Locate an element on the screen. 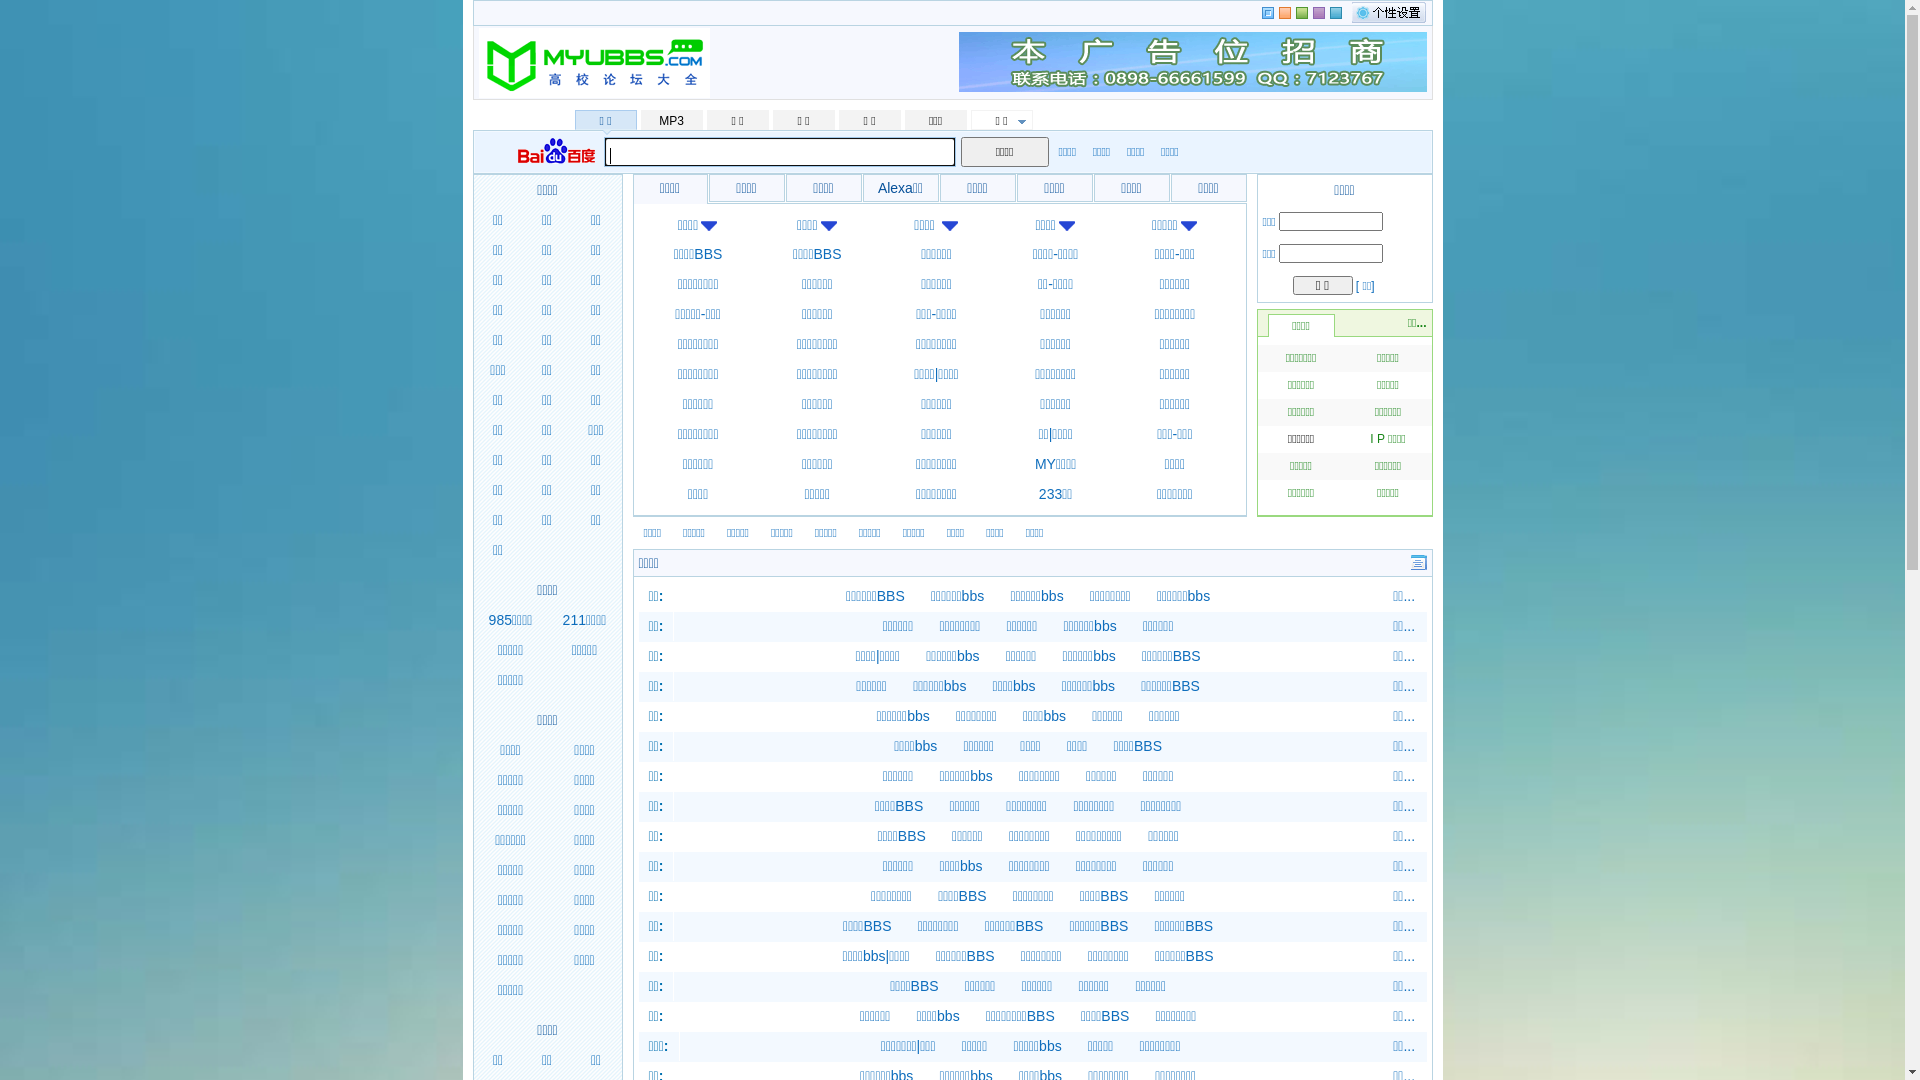 This screenshot has height=1080, width=1920. 'MP3' is located at coordinates (671, 119).